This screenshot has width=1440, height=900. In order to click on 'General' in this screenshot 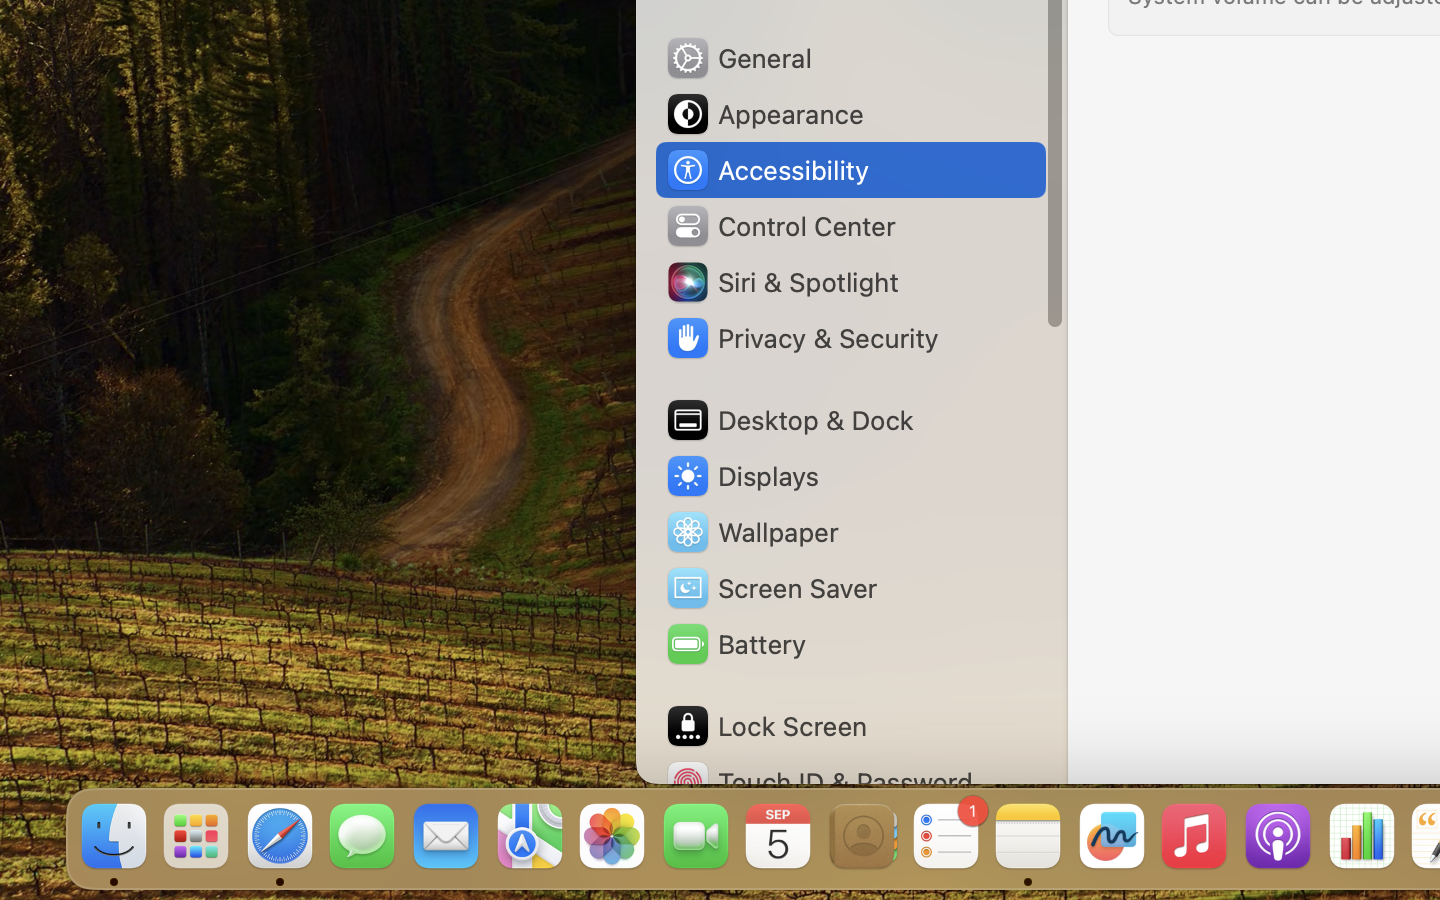, I will do `click(736, 56)`.